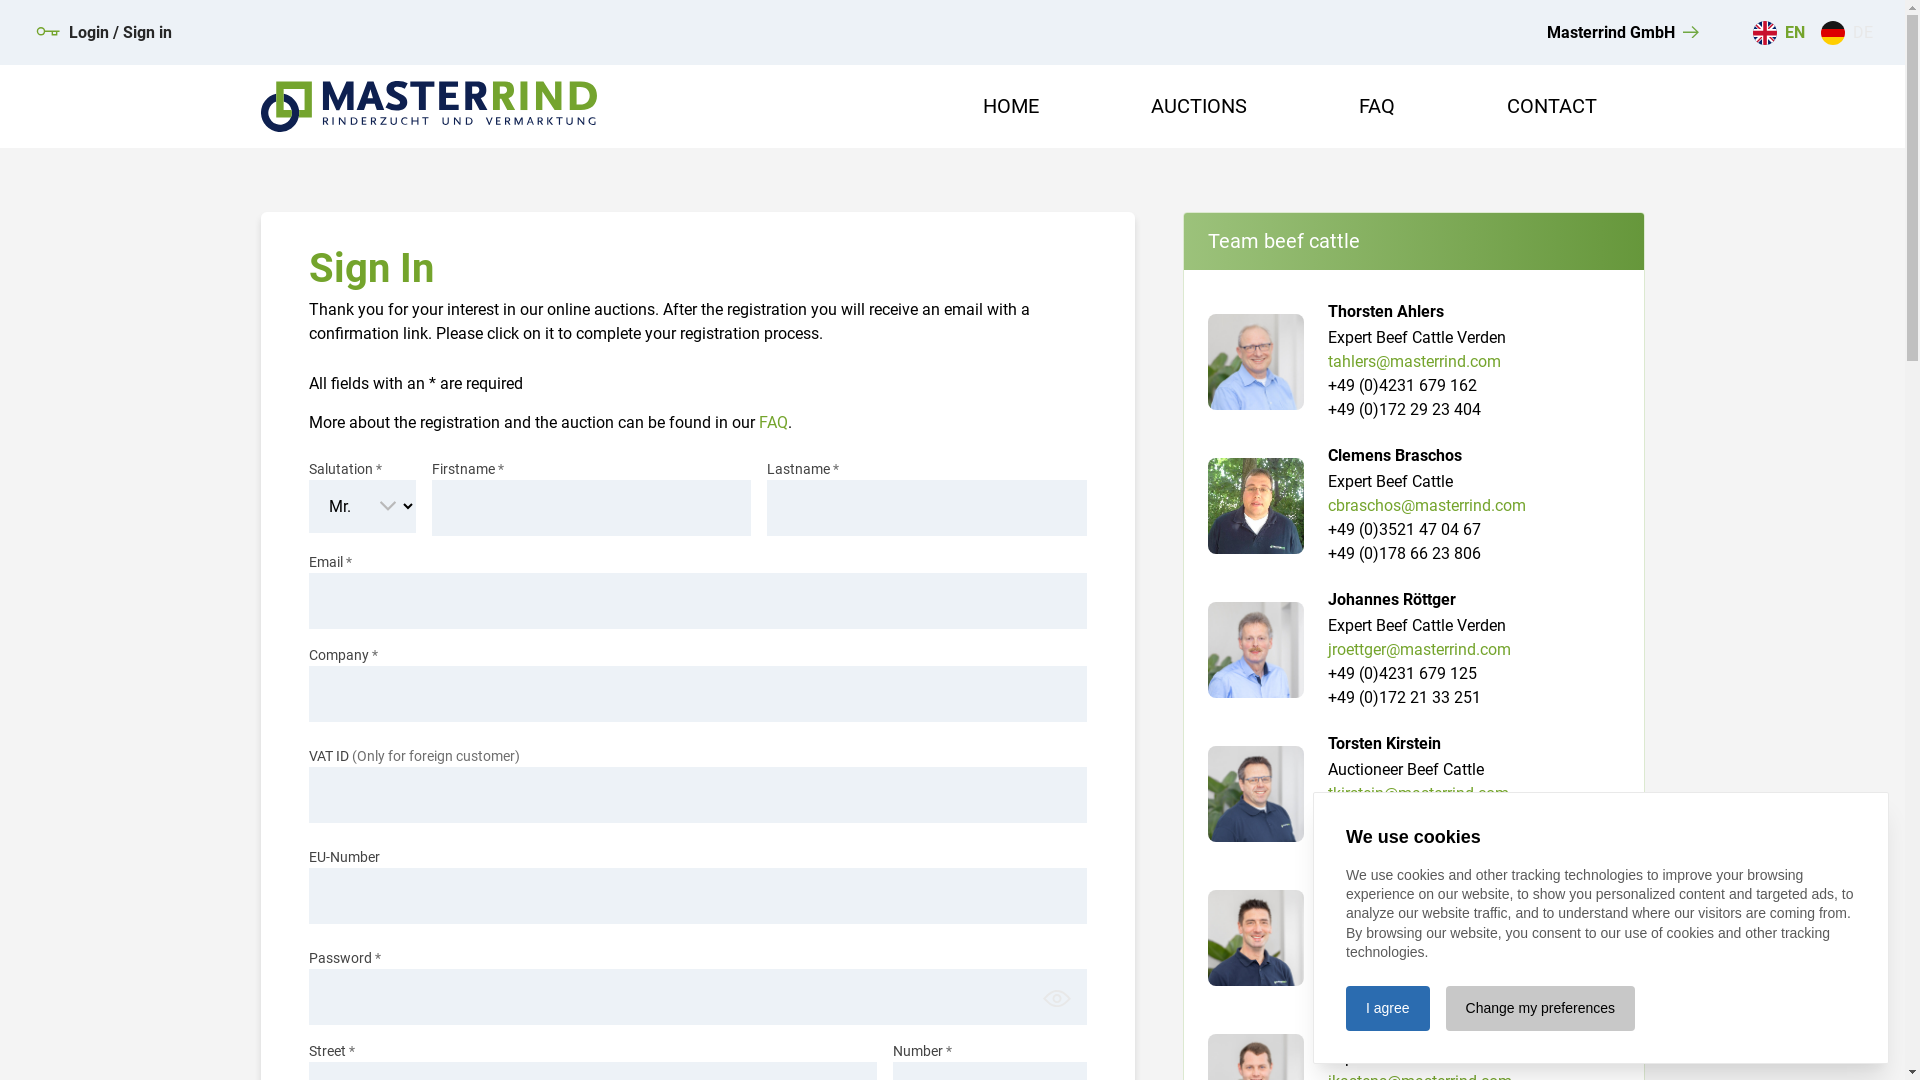 The image size is (1920, 1080). Describe the element at coordinates (1101, 105) in the screenshot. I see `'AUCTIONS'` at that location.